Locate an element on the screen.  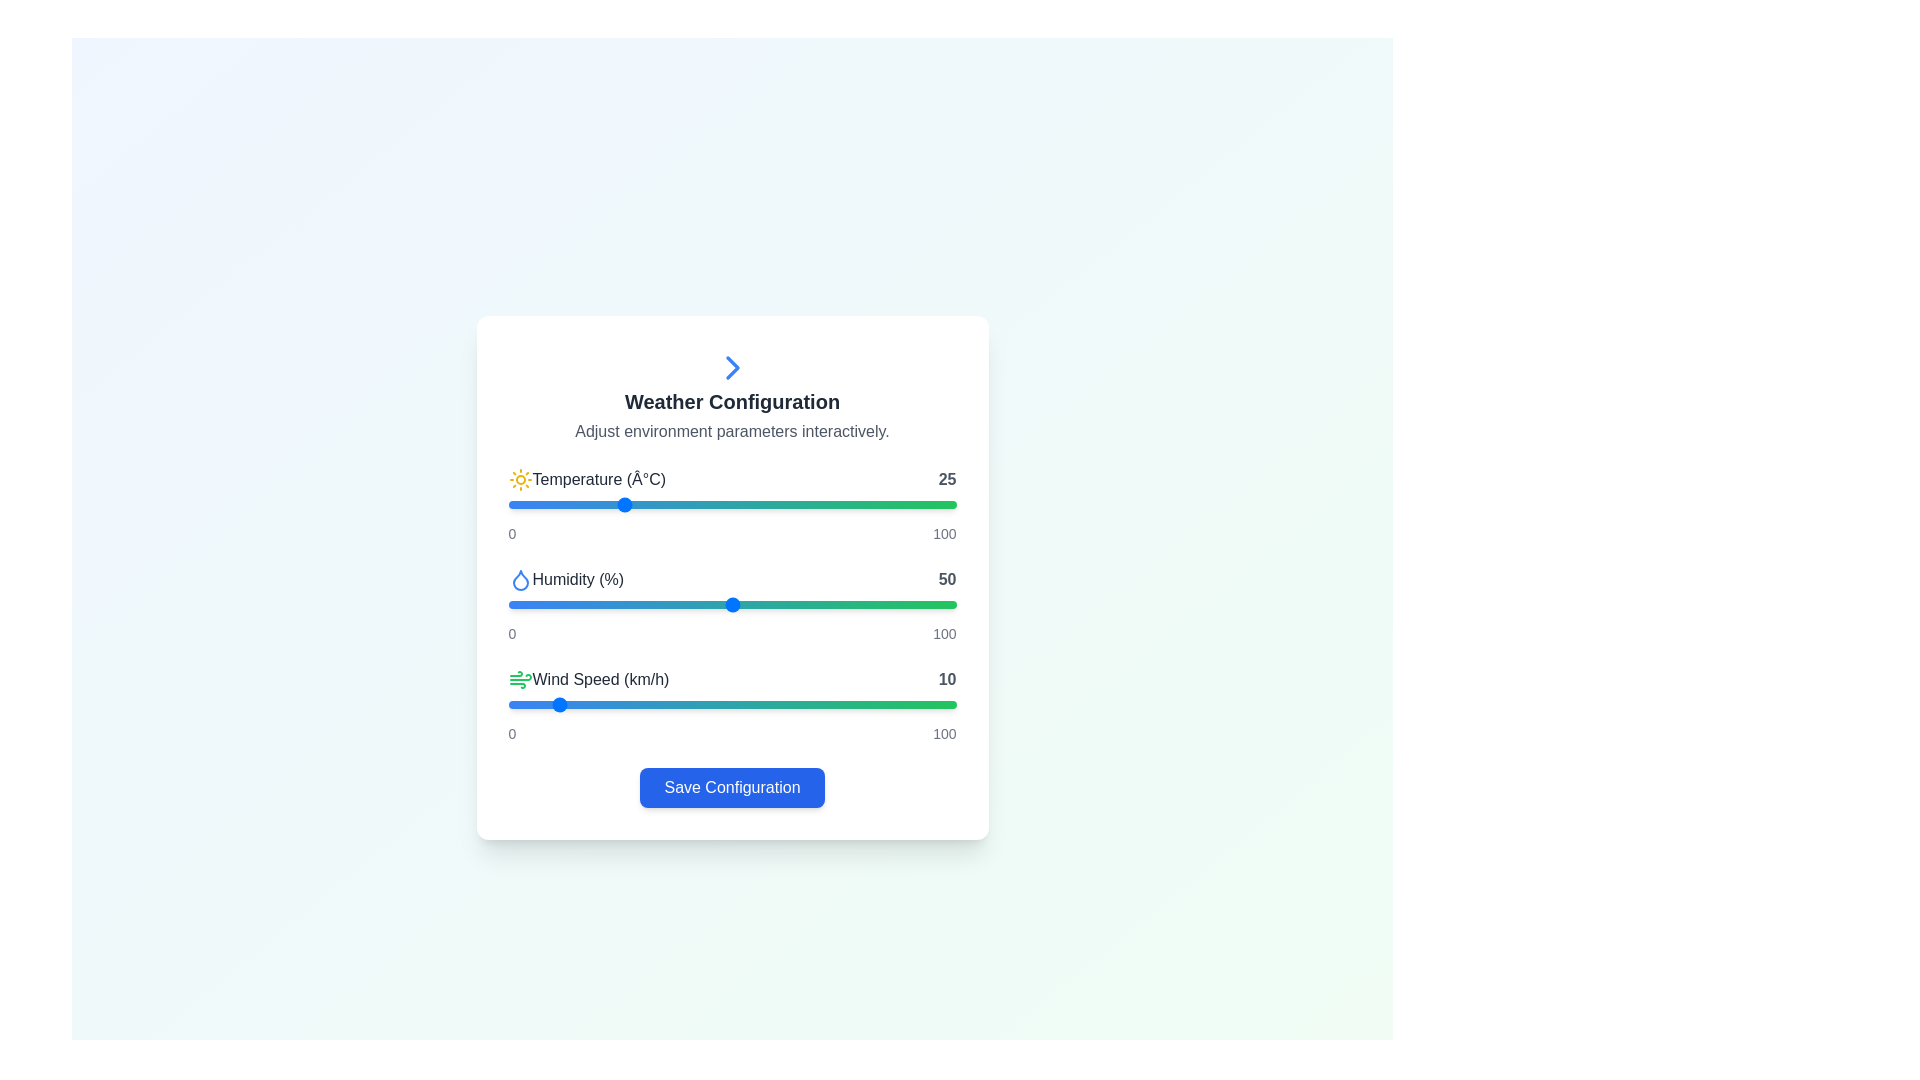
the save button located near the bottom of the white panel to observe visual feedback is located at coordinates (731, 786).